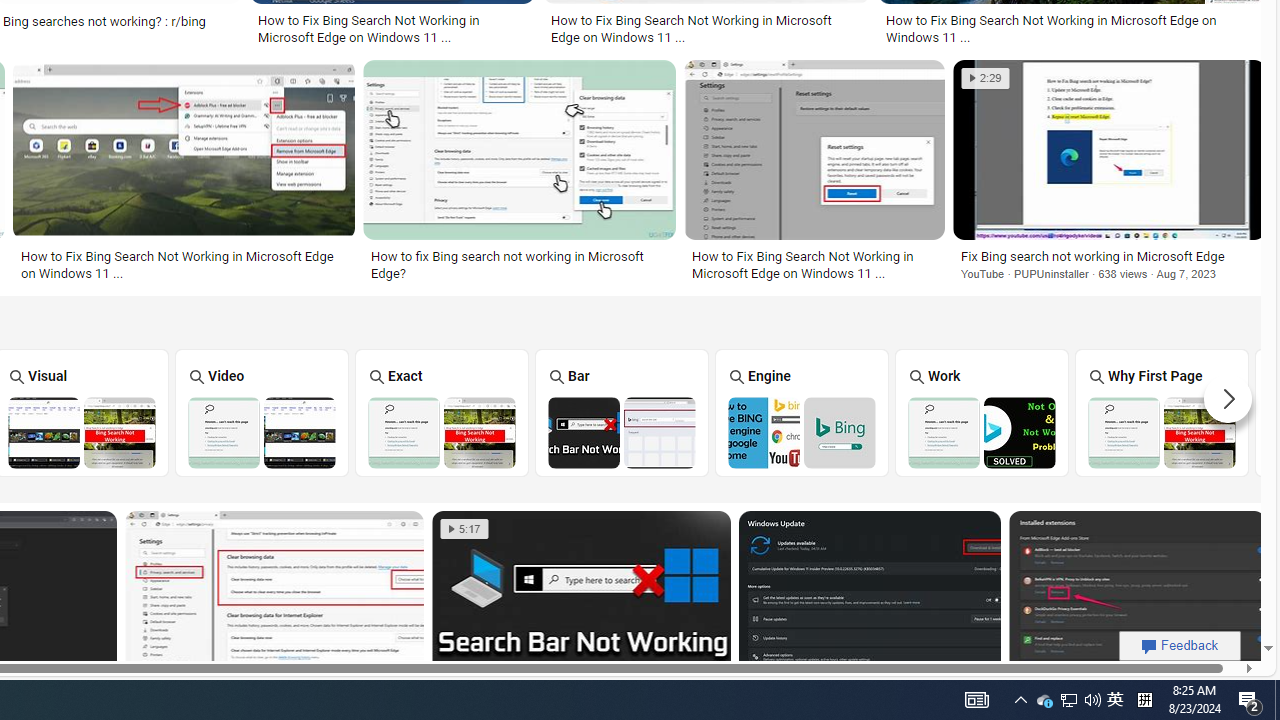  Describe the element at coordinates (981, 411) in the screenshot. I see `'Bing Work Search Not Working Work'` at that location.